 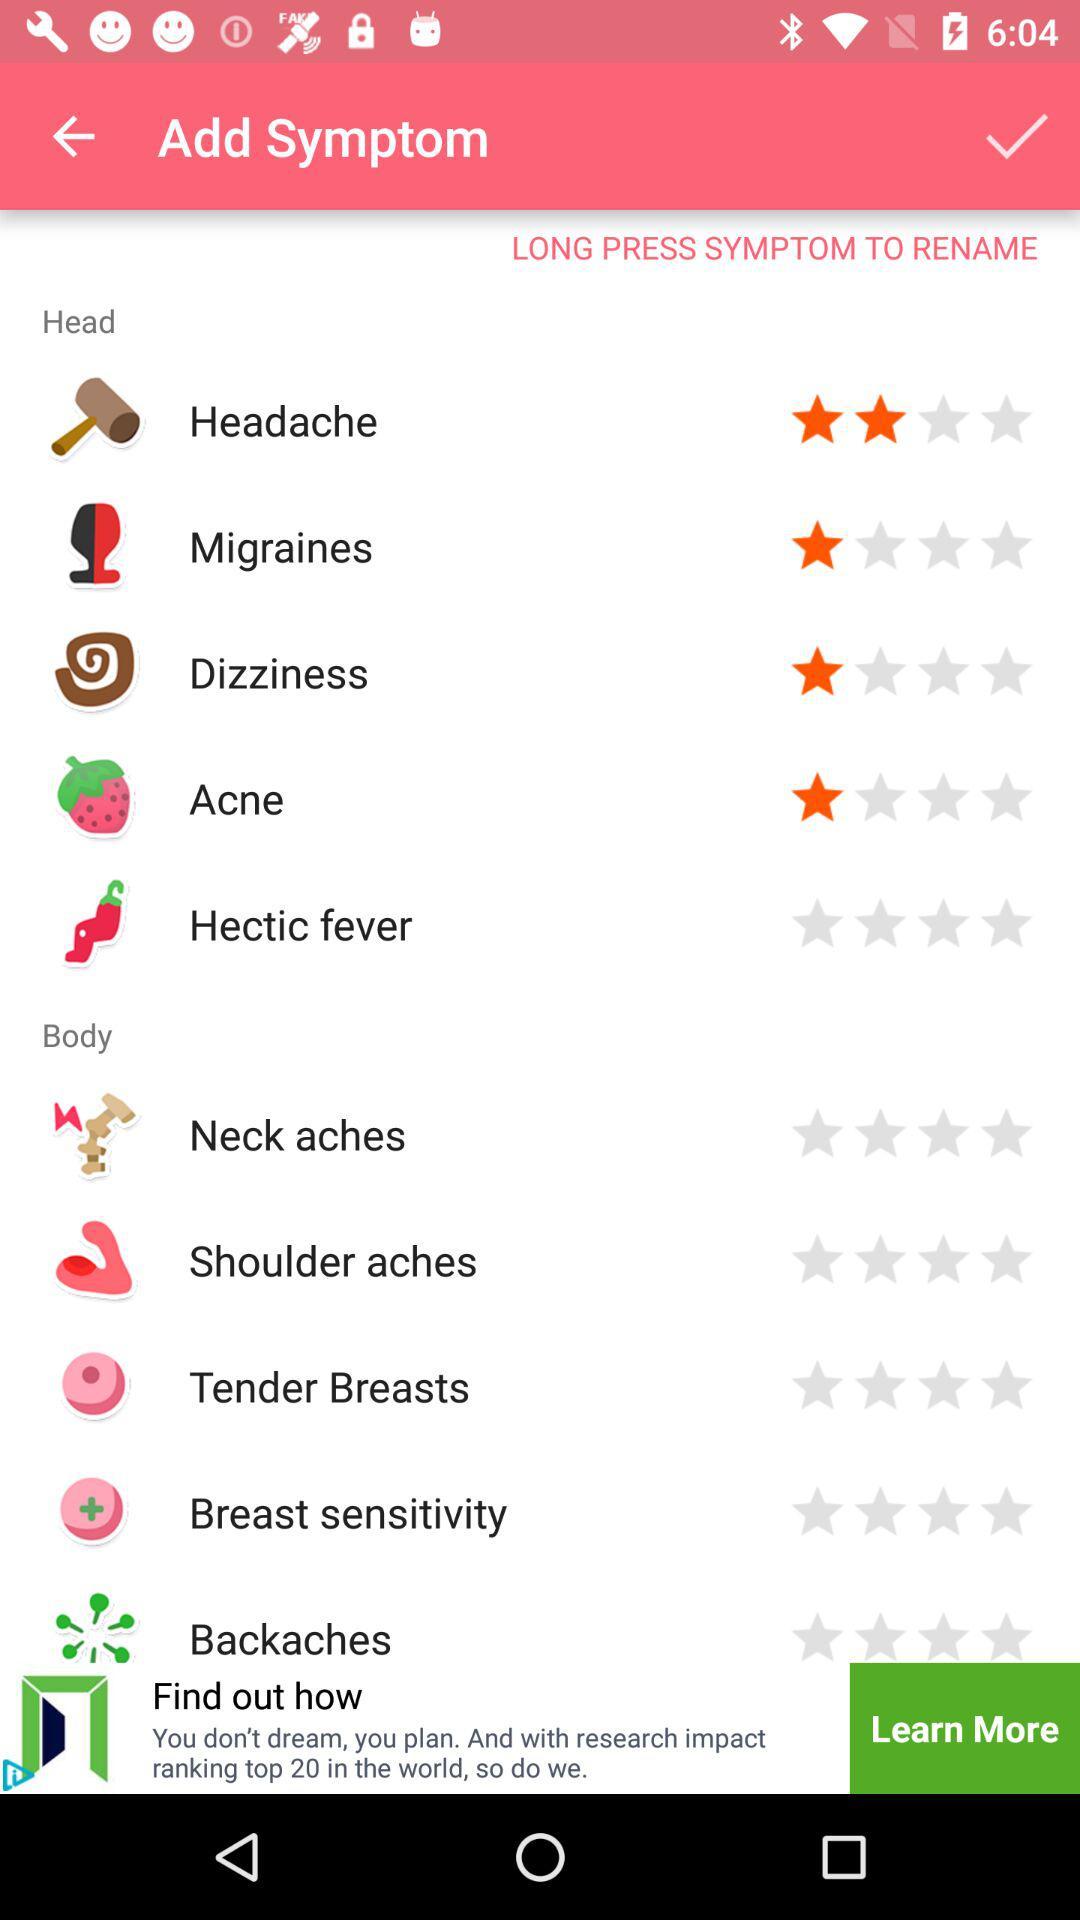 I want to click on ratings, so click(x=1006, y=546).